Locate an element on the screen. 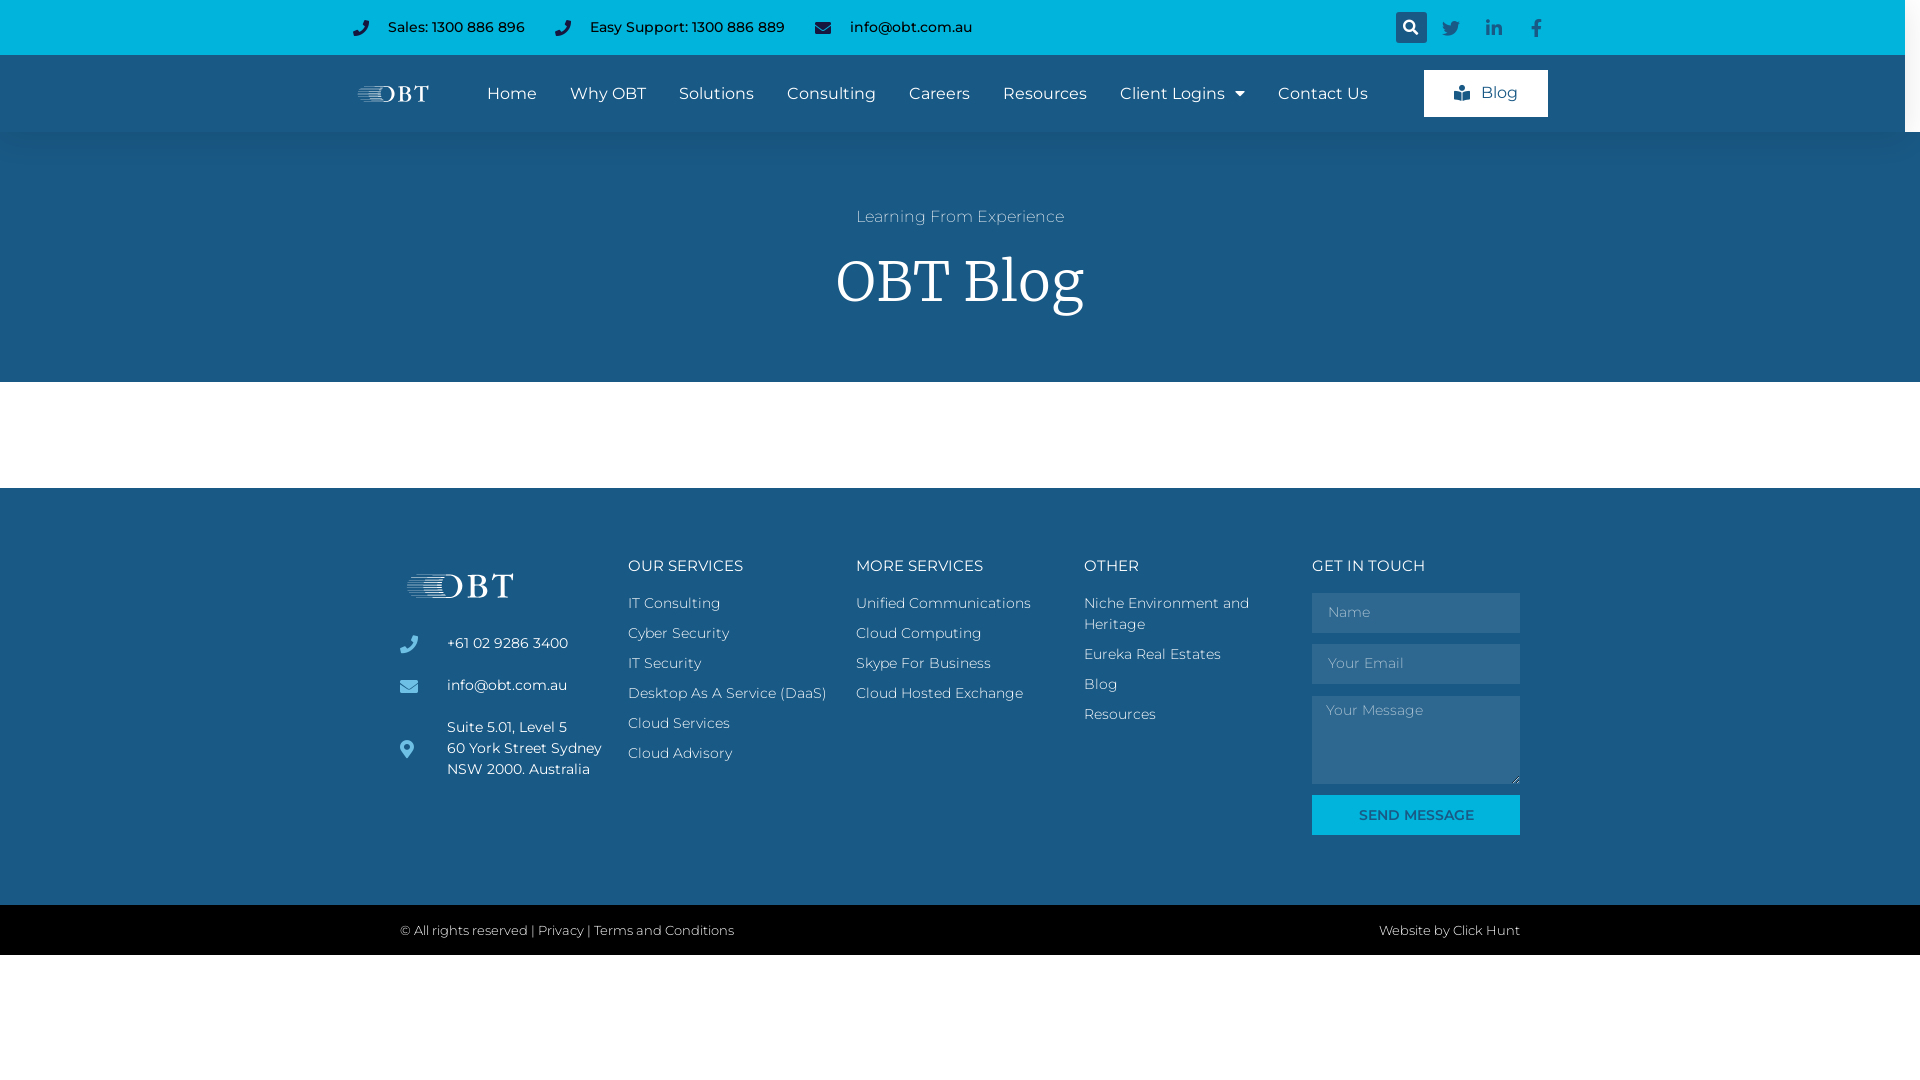  'Resources' is located at coordinates (1188, 713).